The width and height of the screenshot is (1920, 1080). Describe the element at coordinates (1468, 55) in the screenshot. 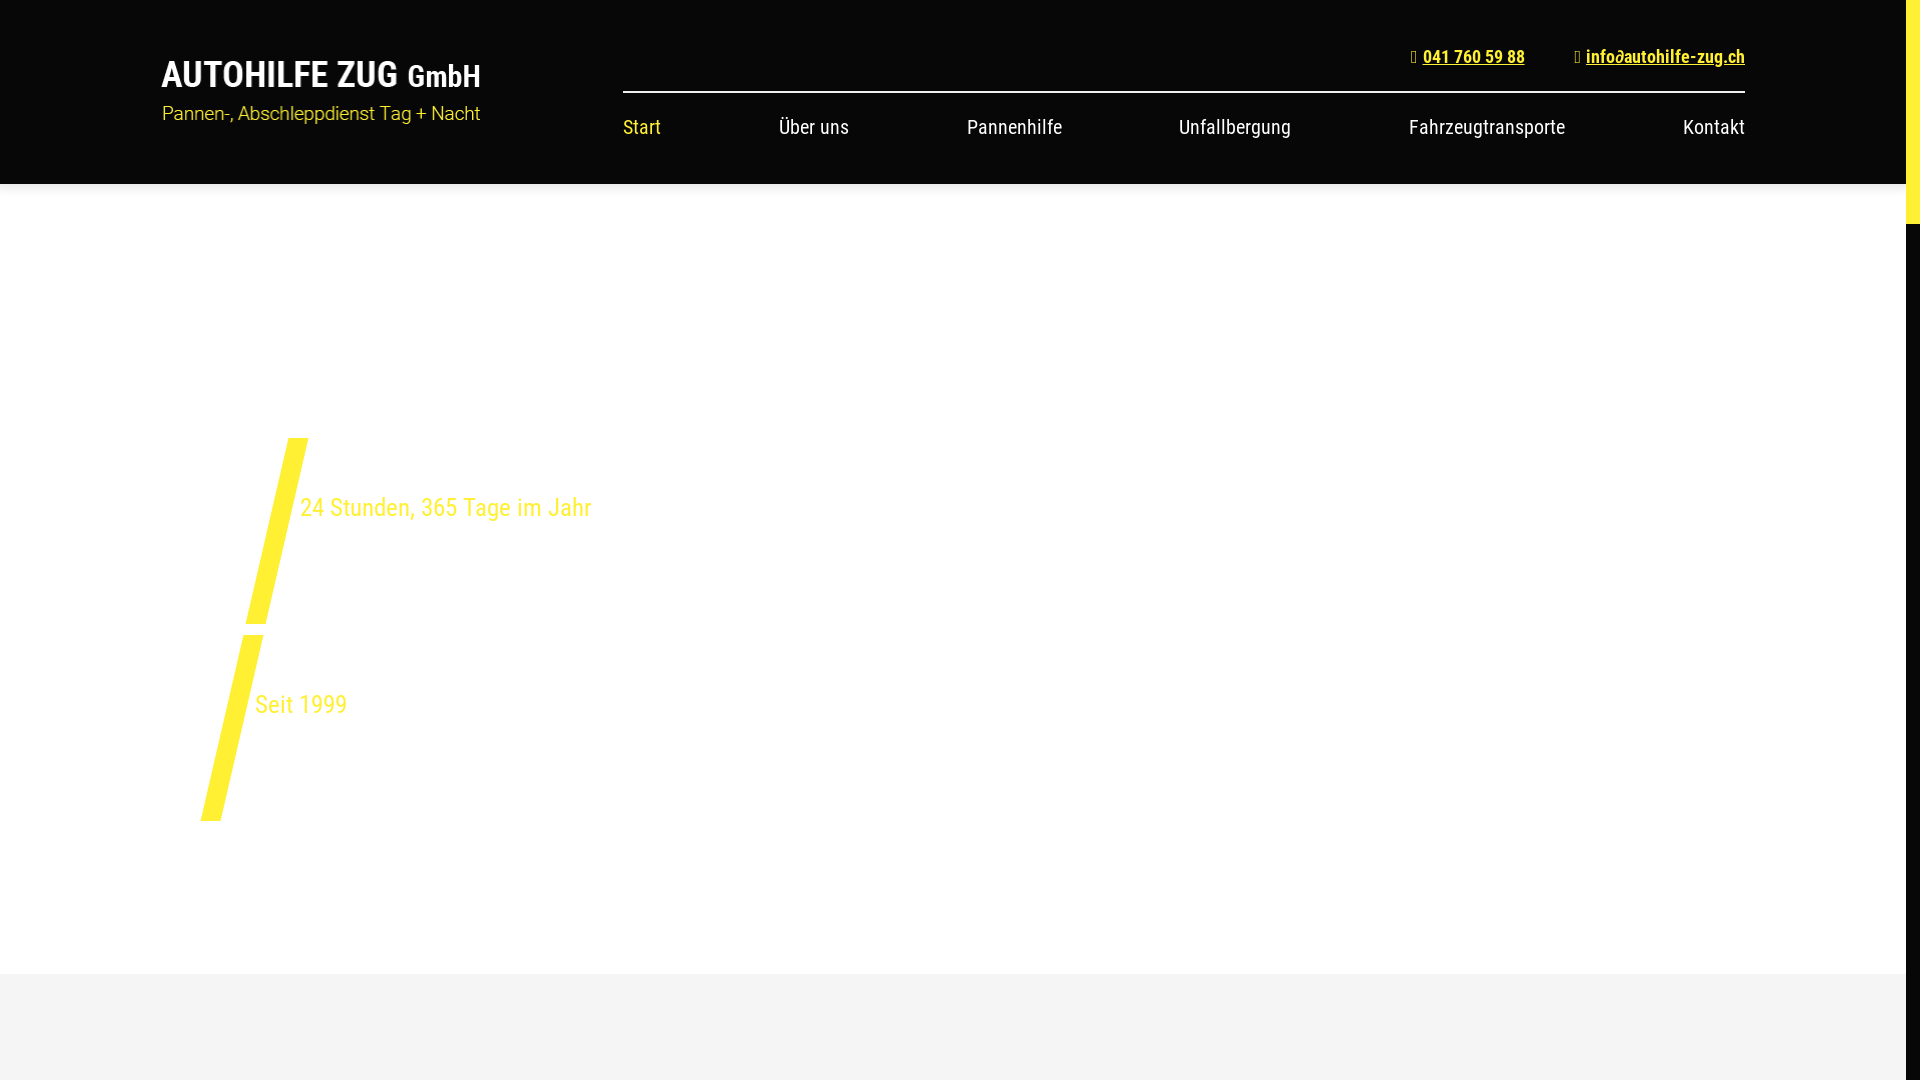

I see `'041 760 59 88'` at that location.